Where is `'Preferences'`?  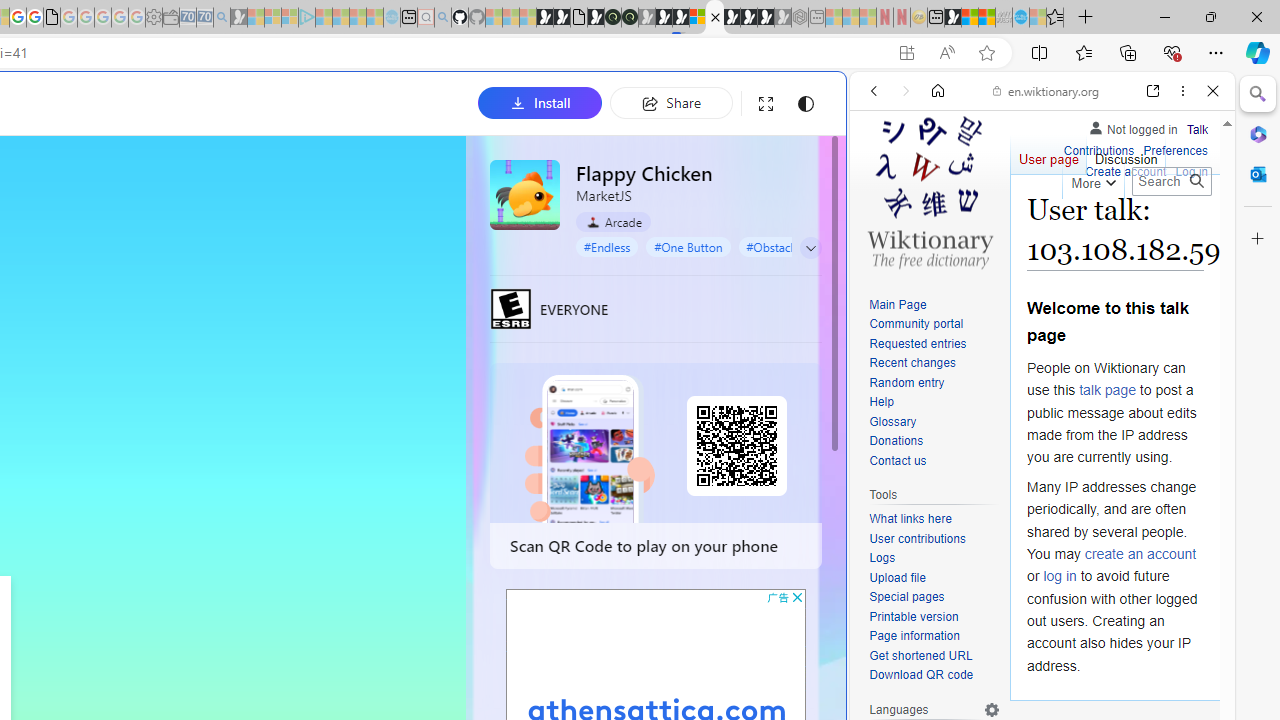
'Preferences' is located at coordinates (1175, 150).